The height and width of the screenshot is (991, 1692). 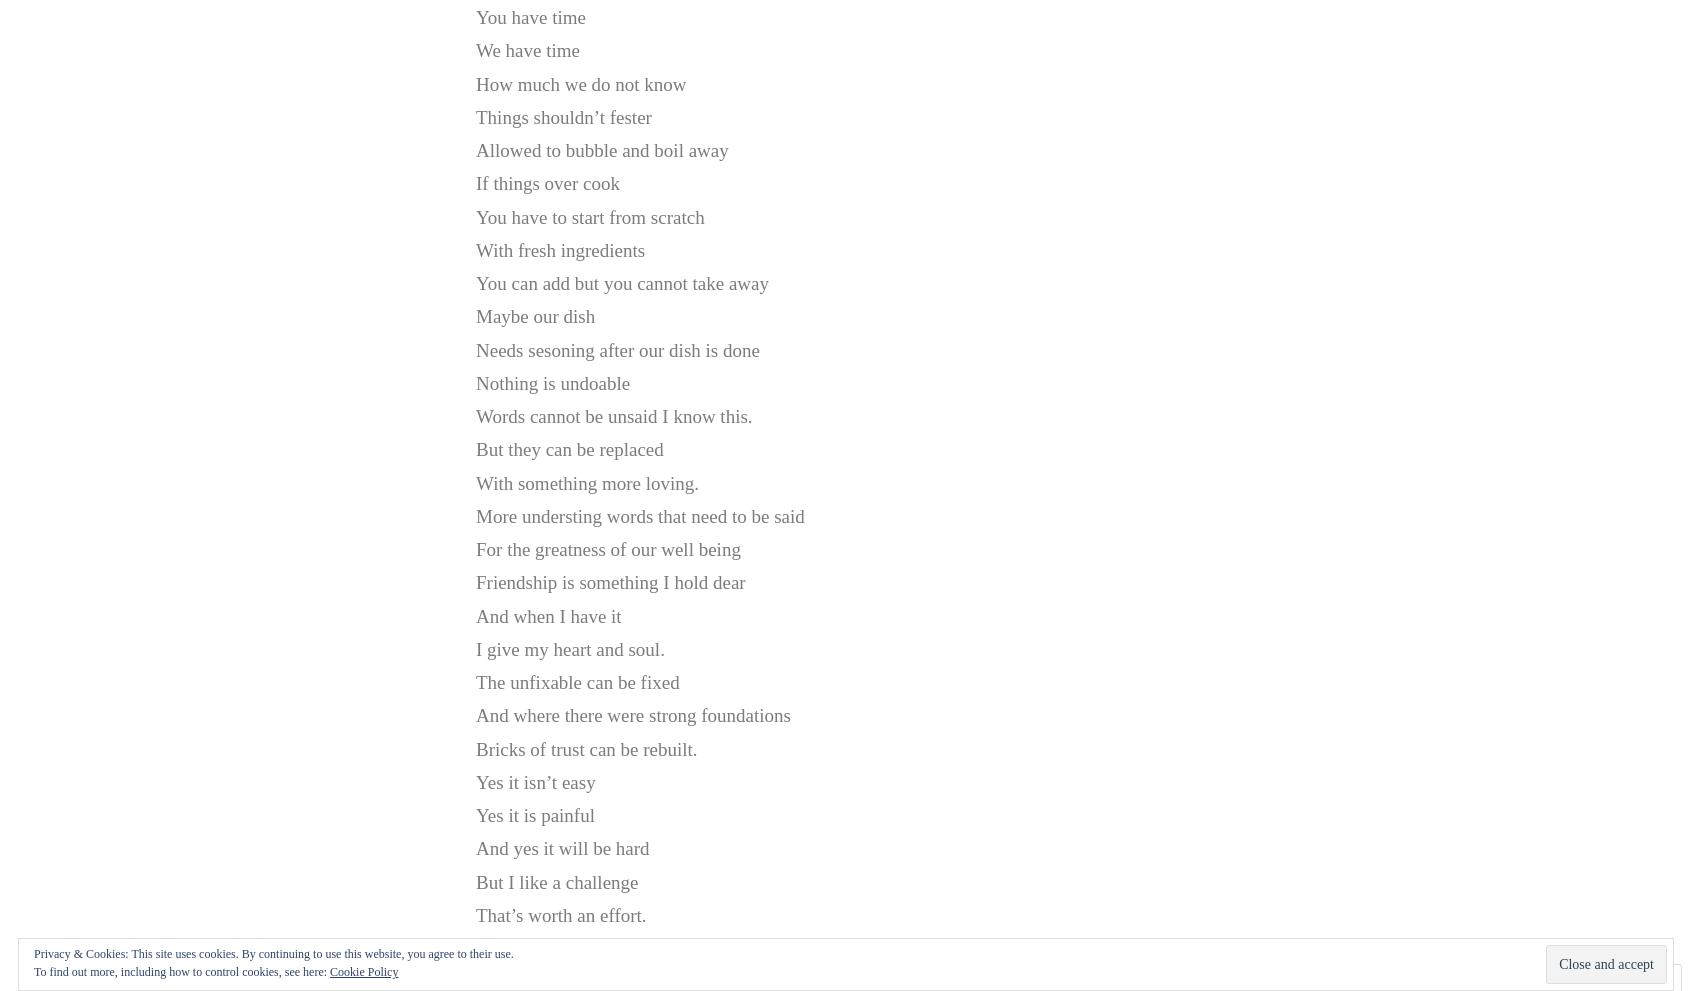 I want to click on 'You can add but you cannot take away', so click(x=621, y=282).